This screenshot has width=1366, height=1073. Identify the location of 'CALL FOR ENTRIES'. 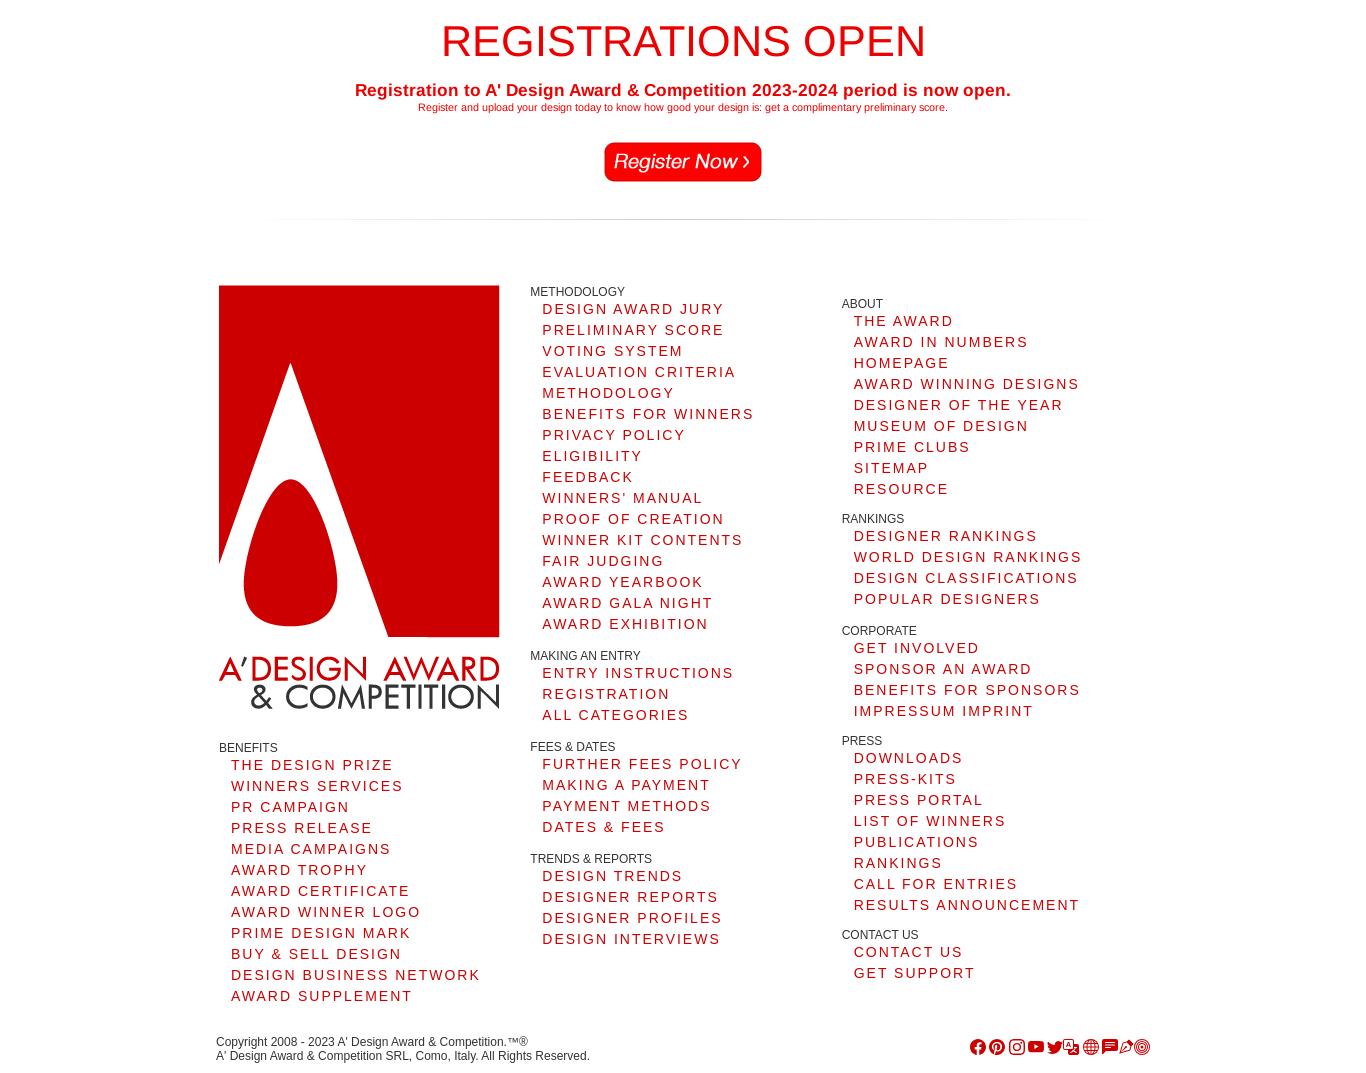
(852, 881).